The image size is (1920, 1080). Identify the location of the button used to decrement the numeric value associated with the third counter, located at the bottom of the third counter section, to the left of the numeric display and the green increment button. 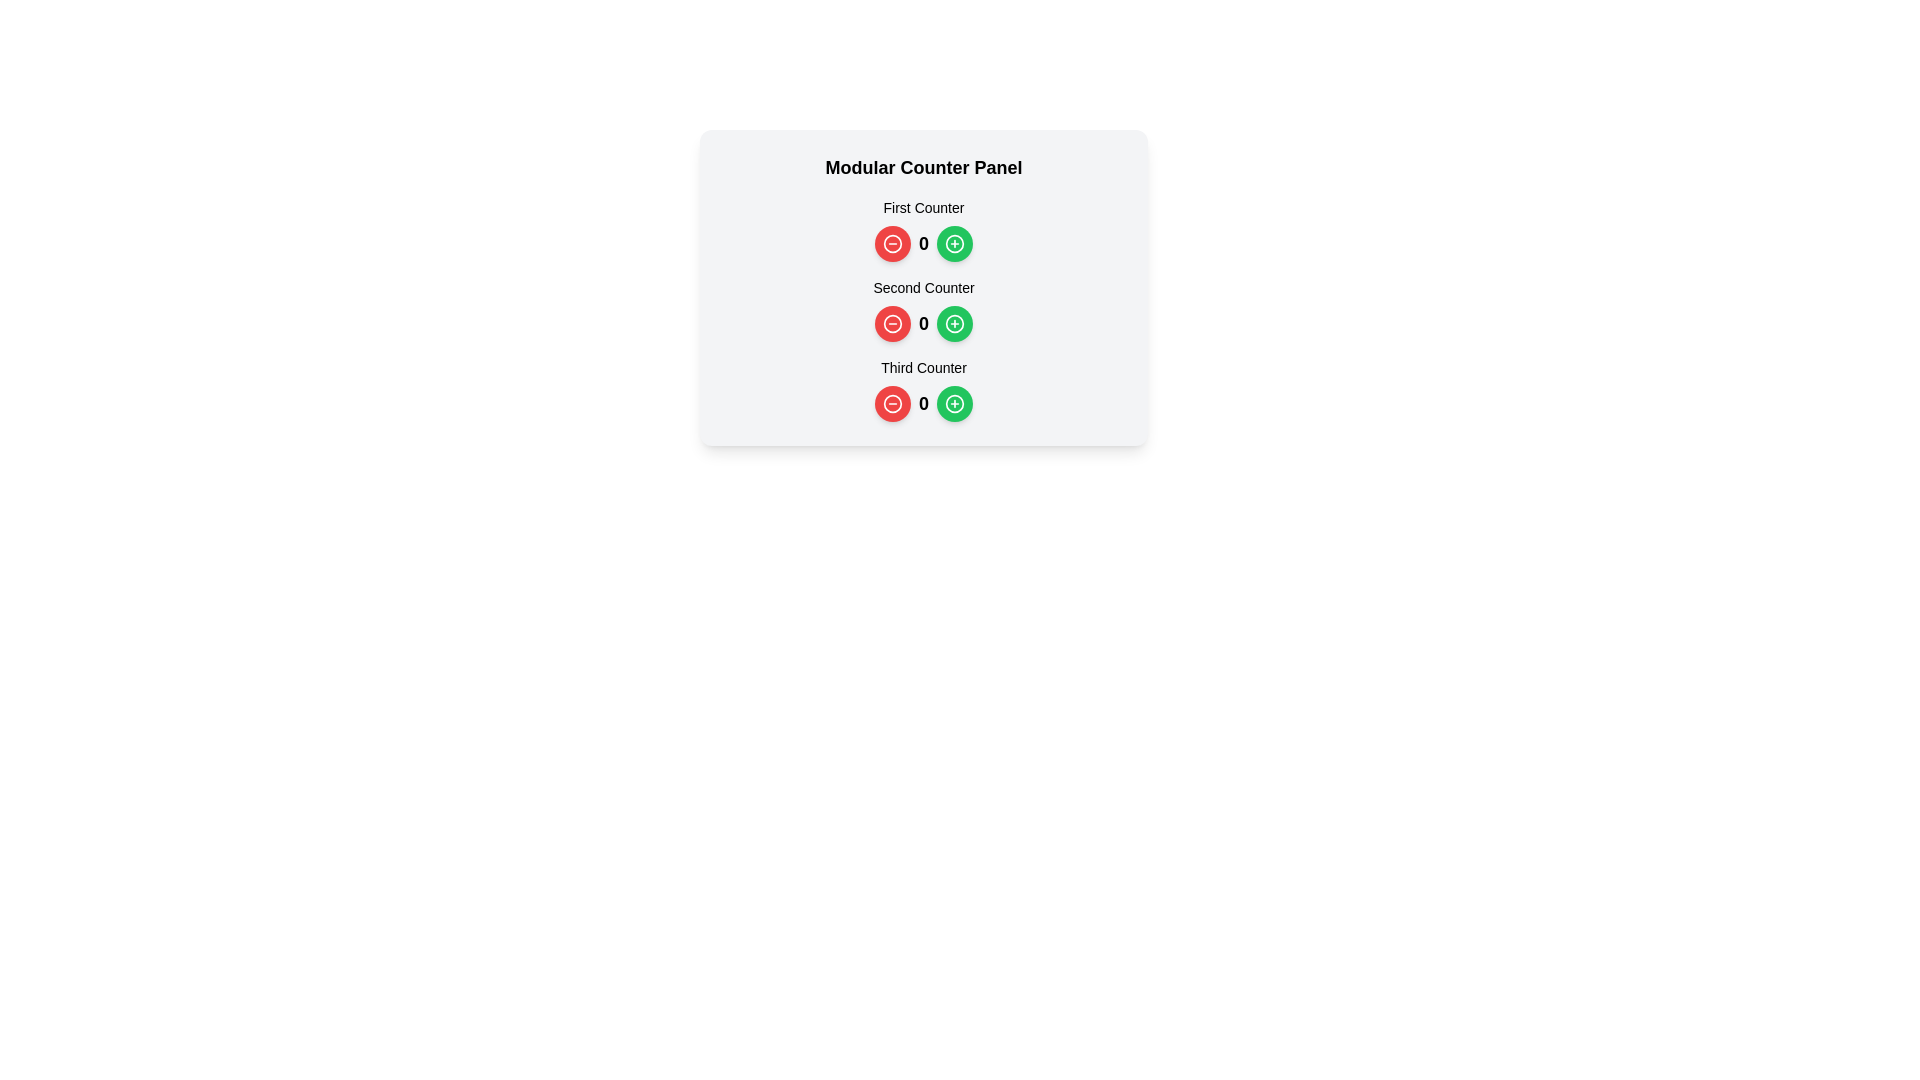
(891, 404).